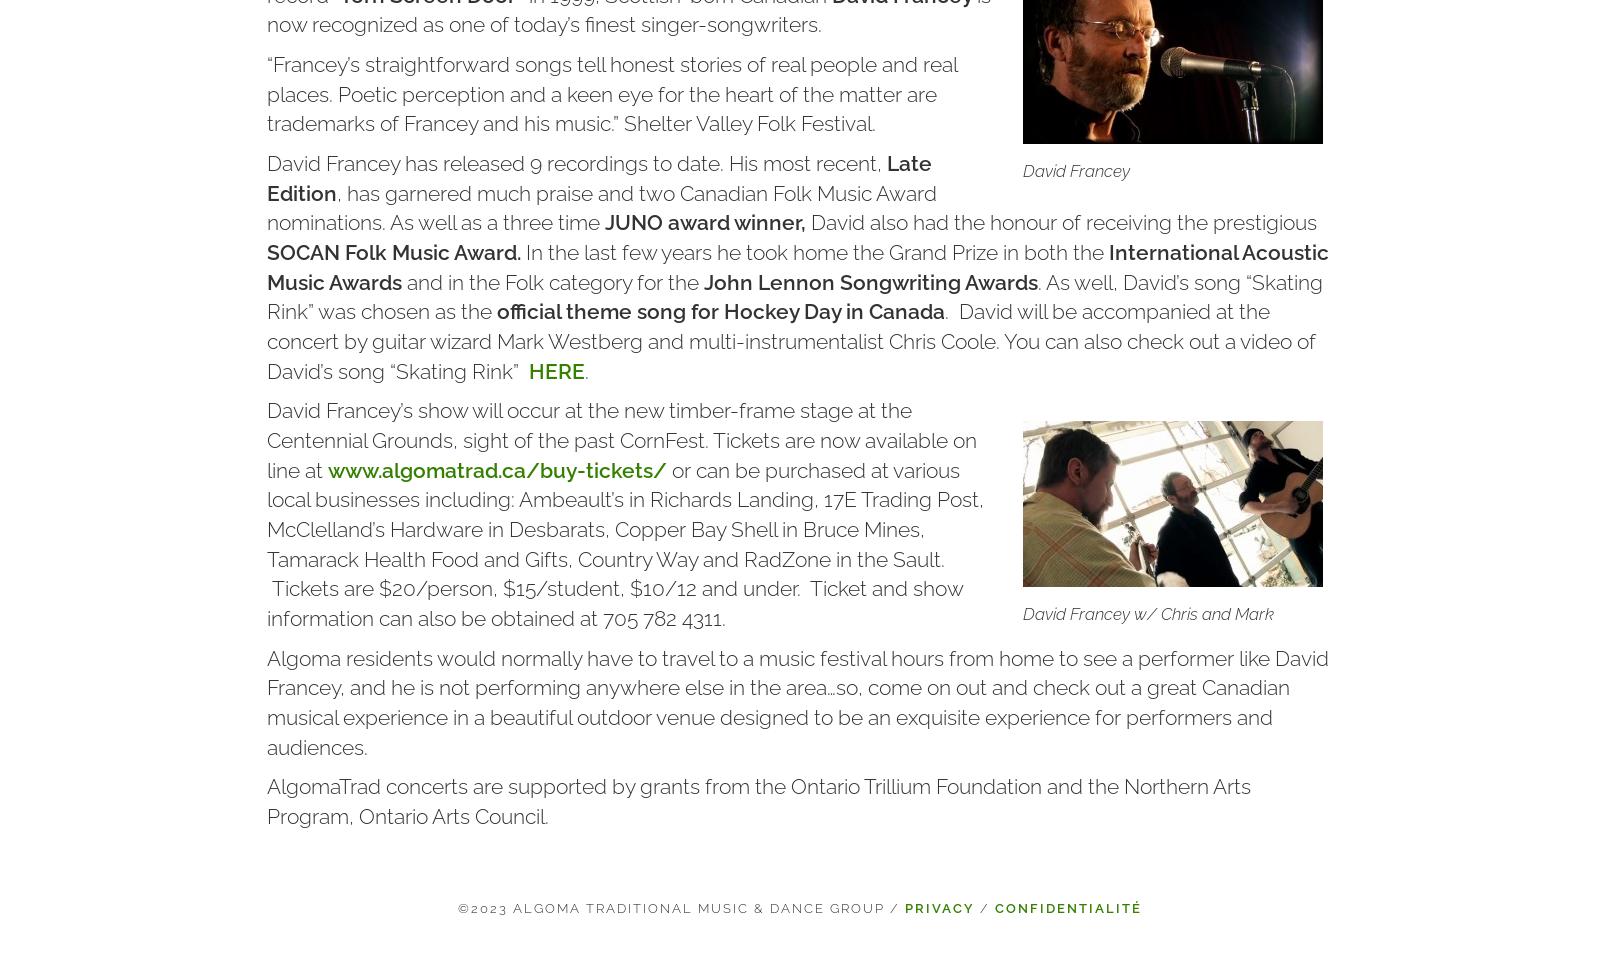  I want to click on 'Algoma residents would normally have to travel to a music festival hours from home to see a performer like David Francey, and he is not performing anywhere else in the area…so, come on out and check out a great Canadian musical experience in a beautiful outdoor venue designed to be an exquisite experience for performers and audiences.', so click(266, 701).